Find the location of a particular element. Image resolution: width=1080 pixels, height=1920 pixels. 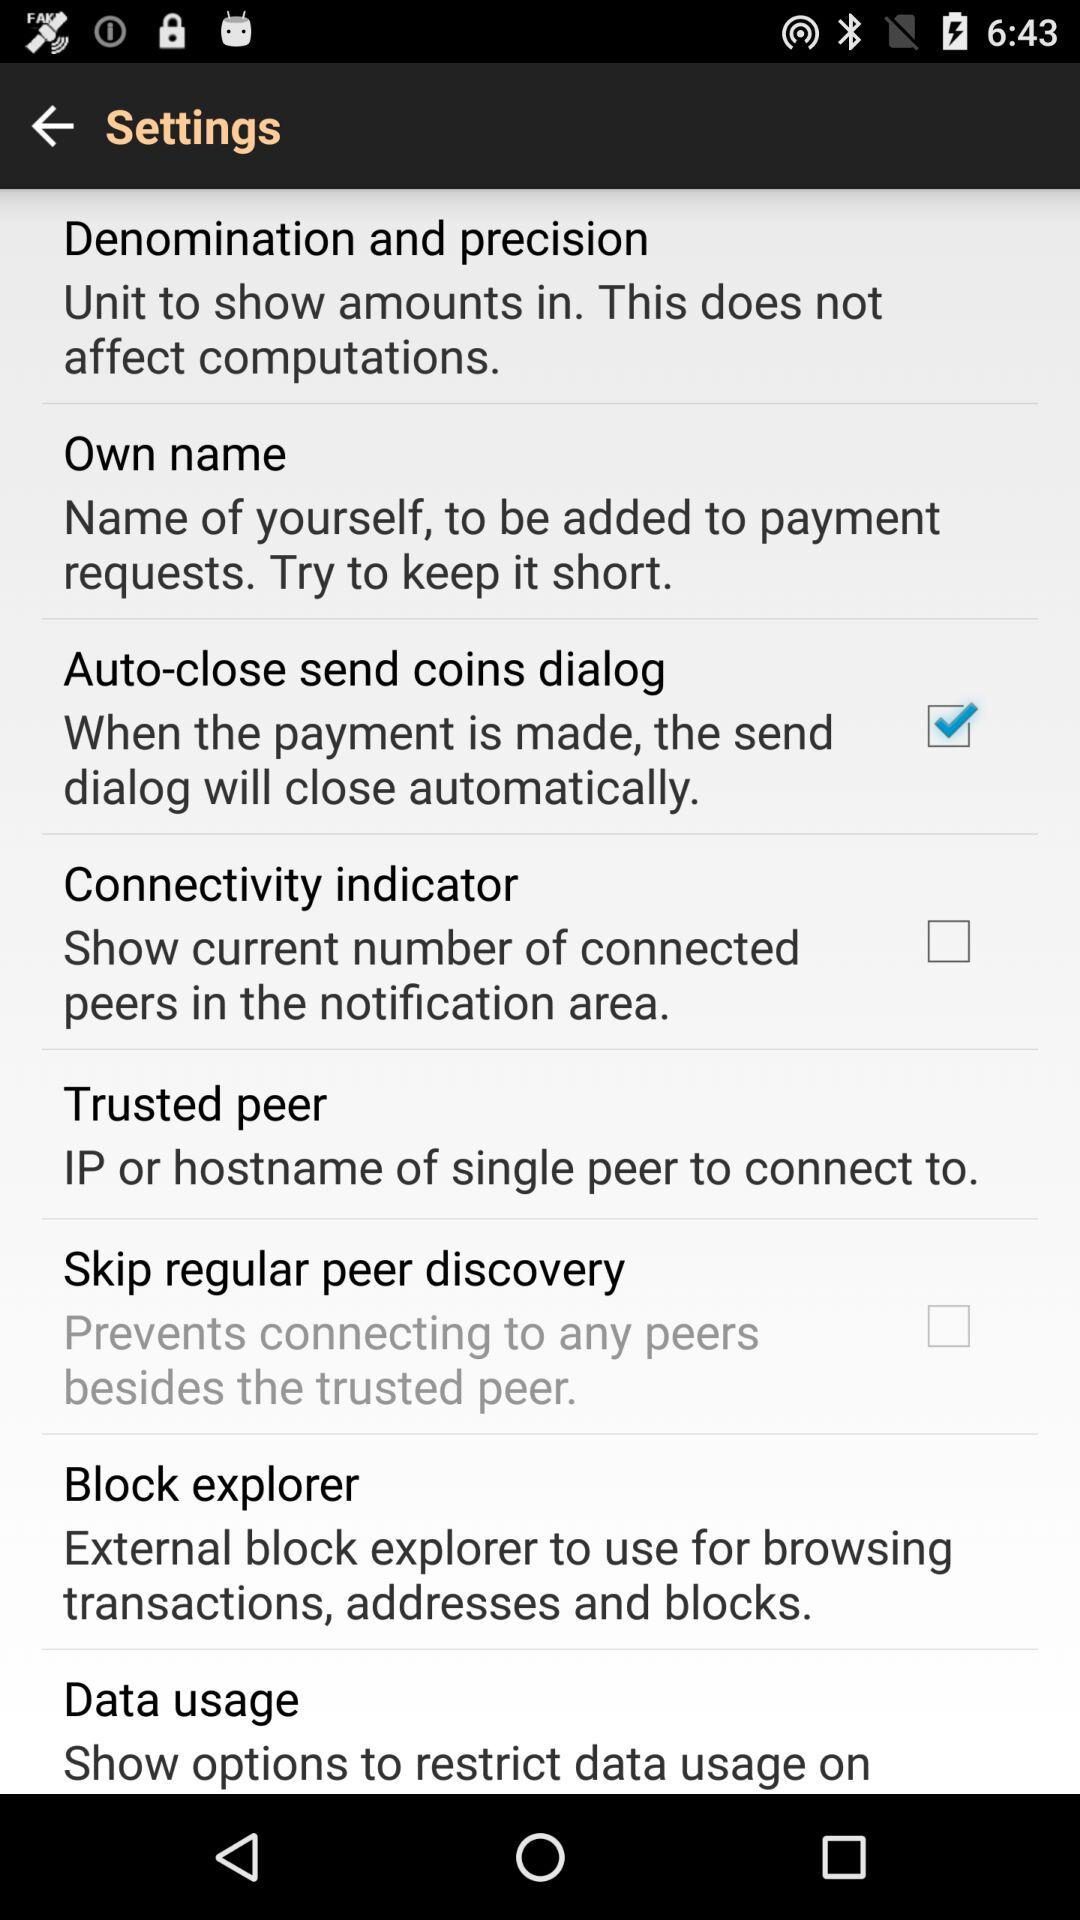

the show current number app is located at coordinates (463, 973).